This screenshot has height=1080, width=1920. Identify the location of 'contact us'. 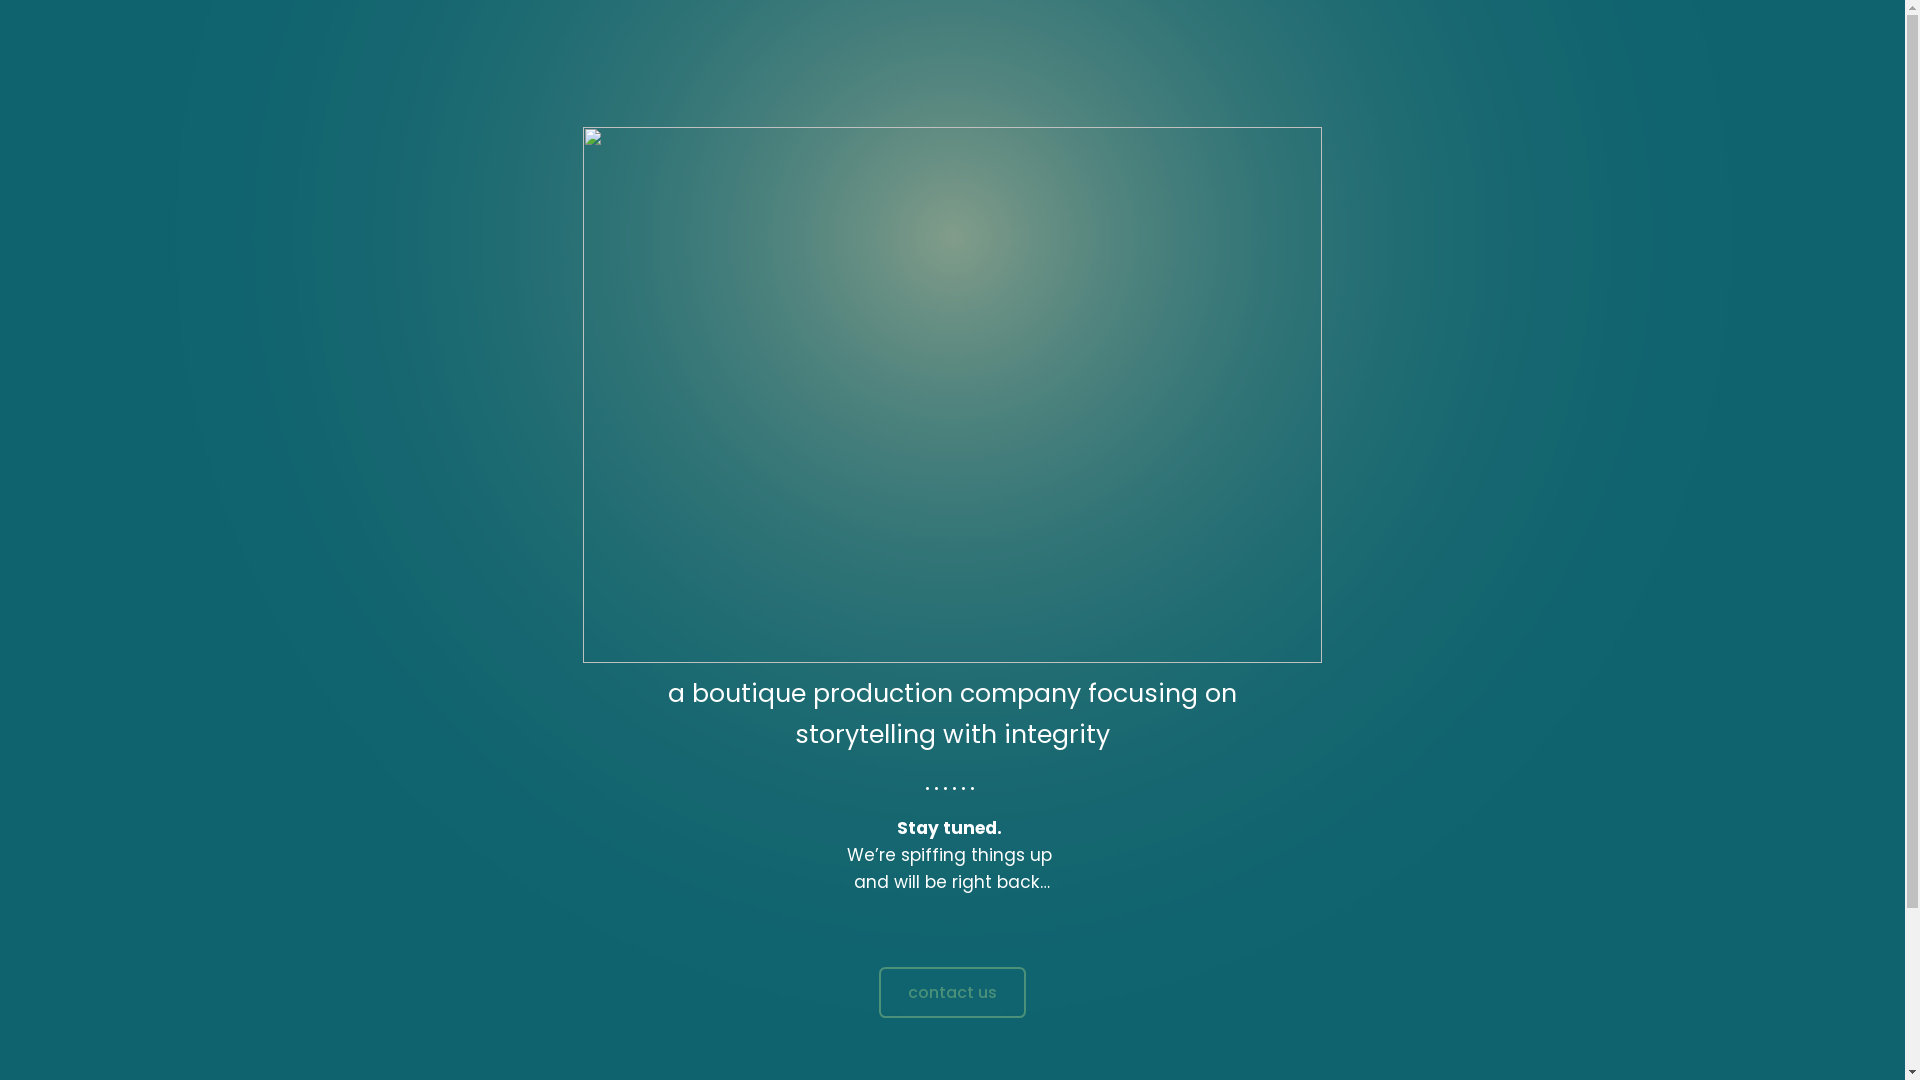
(951, 992).